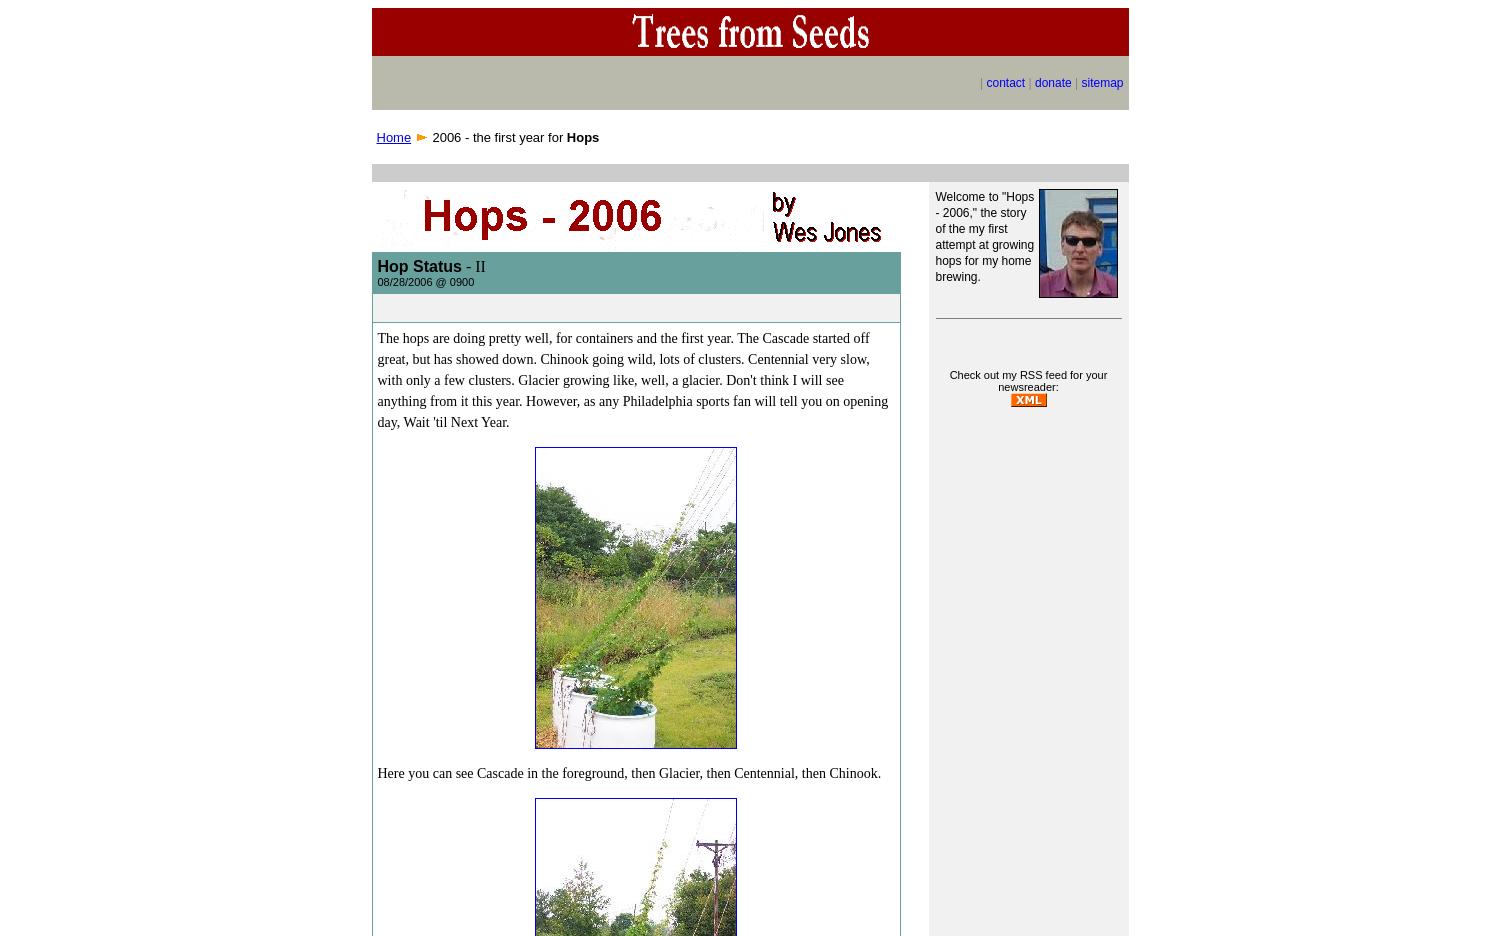 This screenshot has width=1500, height=936. I want to click on 'The hops are doing pretty well, for
                                          containers and the first year. The
                                          Cascade started off great, but has
                                          showed down. Chinook going wild, lots
                                          of clusters. Centennial very slow,
                                          with only a few clusters. Glacier
                                          growing like, well, a glacier. Don't
                                          think I will see anything from it this
                                          year. However, as any Philadelphia
                                          sports fan will tell you on opening
                                          day, Wait 'til Next Year.', so click(632, 380).